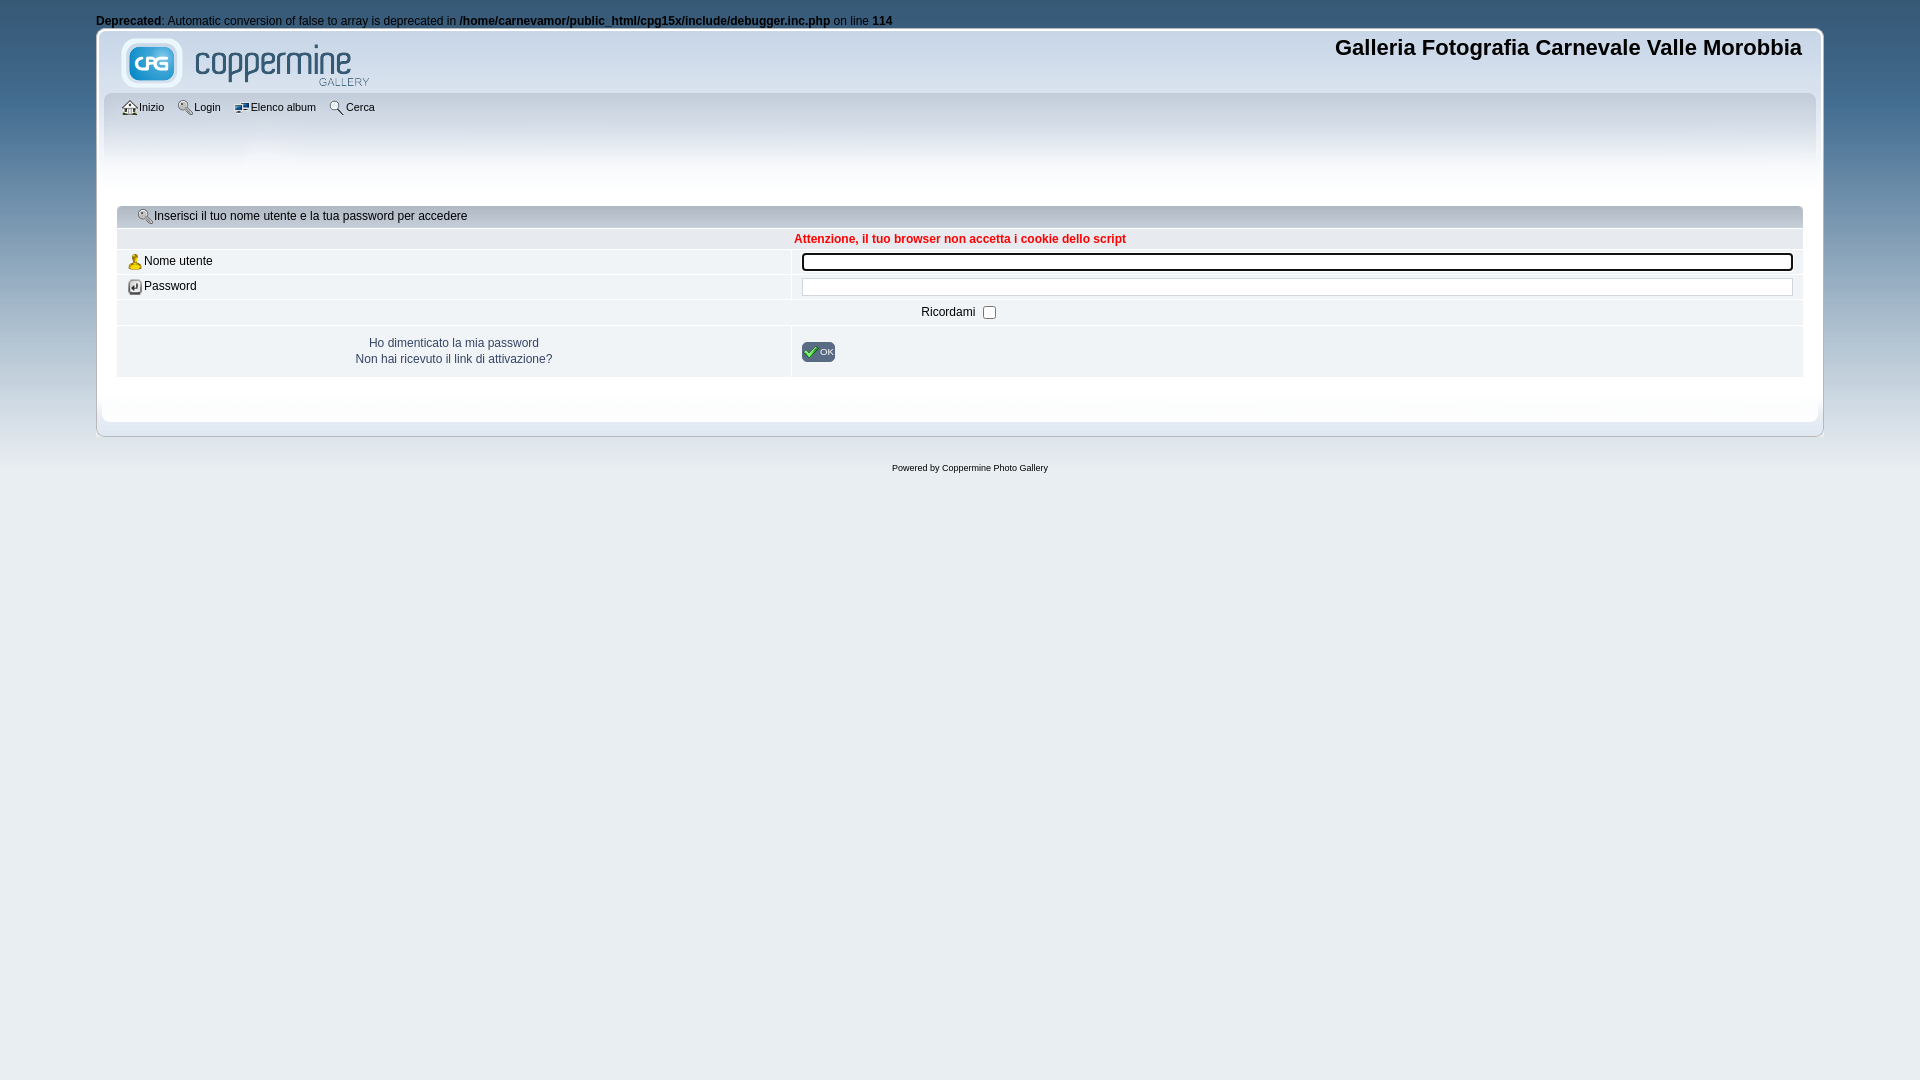 This screenshot has height=1080, width=1920. I want to click on 'Cerca', so click(354, 108).